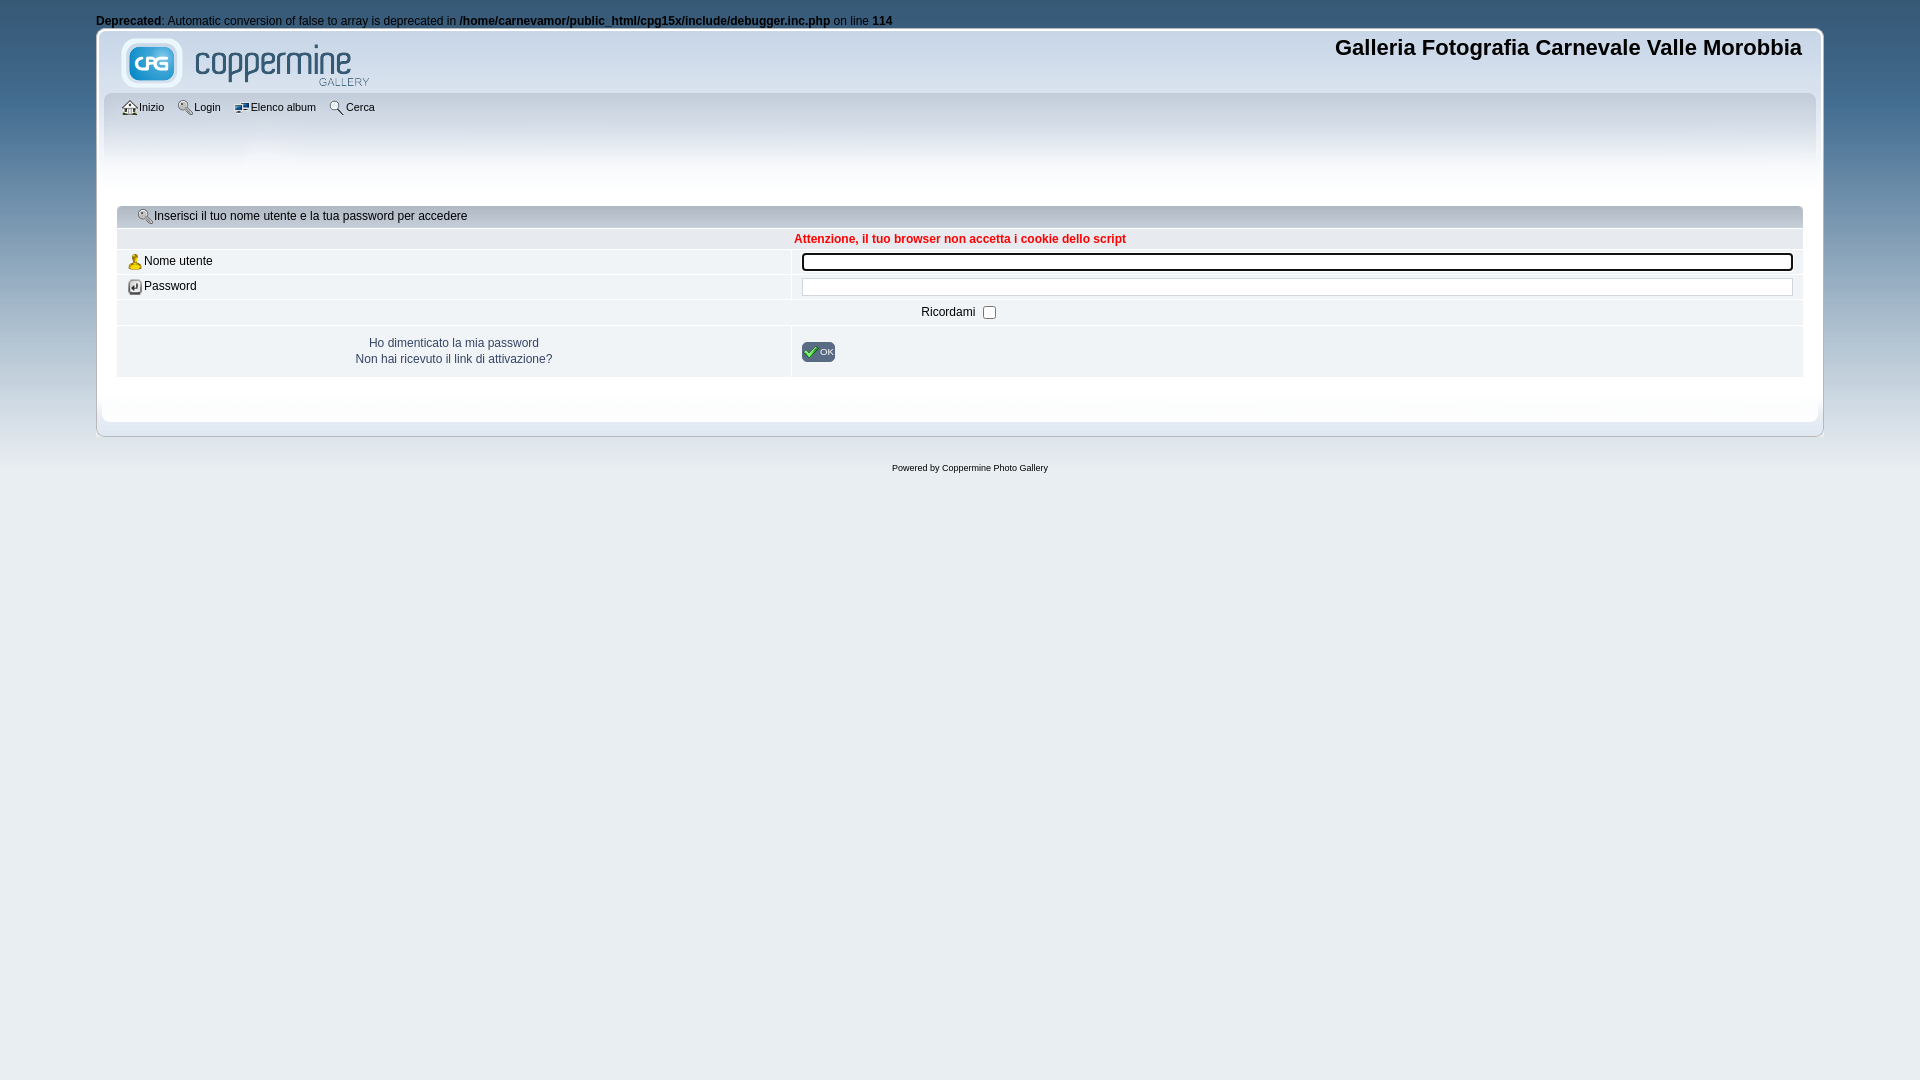 This screenshot has height=1080, width=1920. I want to click on 'Cerca', so click(354, 108).